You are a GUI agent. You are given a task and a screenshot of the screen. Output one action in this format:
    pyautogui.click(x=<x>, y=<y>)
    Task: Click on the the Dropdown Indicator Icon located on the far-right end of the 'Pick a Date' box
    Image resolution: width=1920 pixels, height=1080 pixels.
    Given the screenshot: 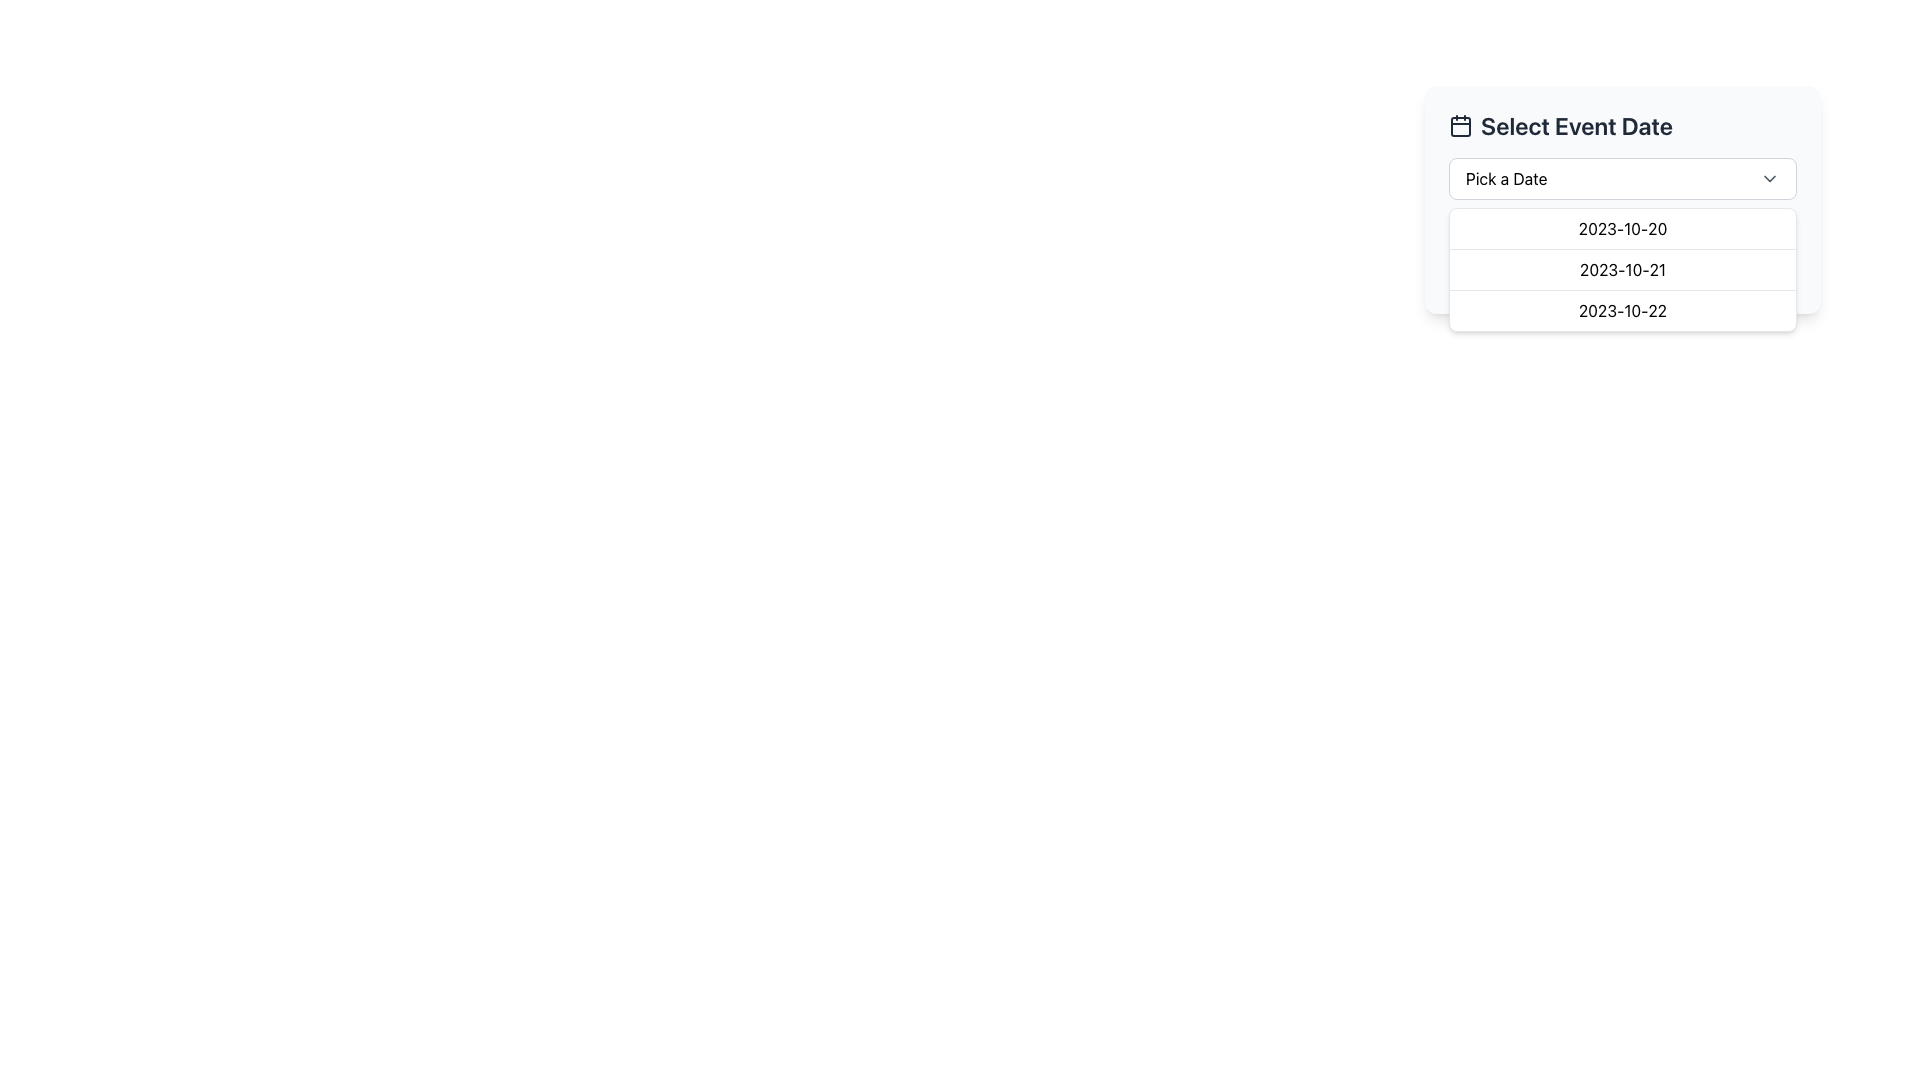 What is the action you would take?
    pyautogui.click(x=1770, y=177)
    